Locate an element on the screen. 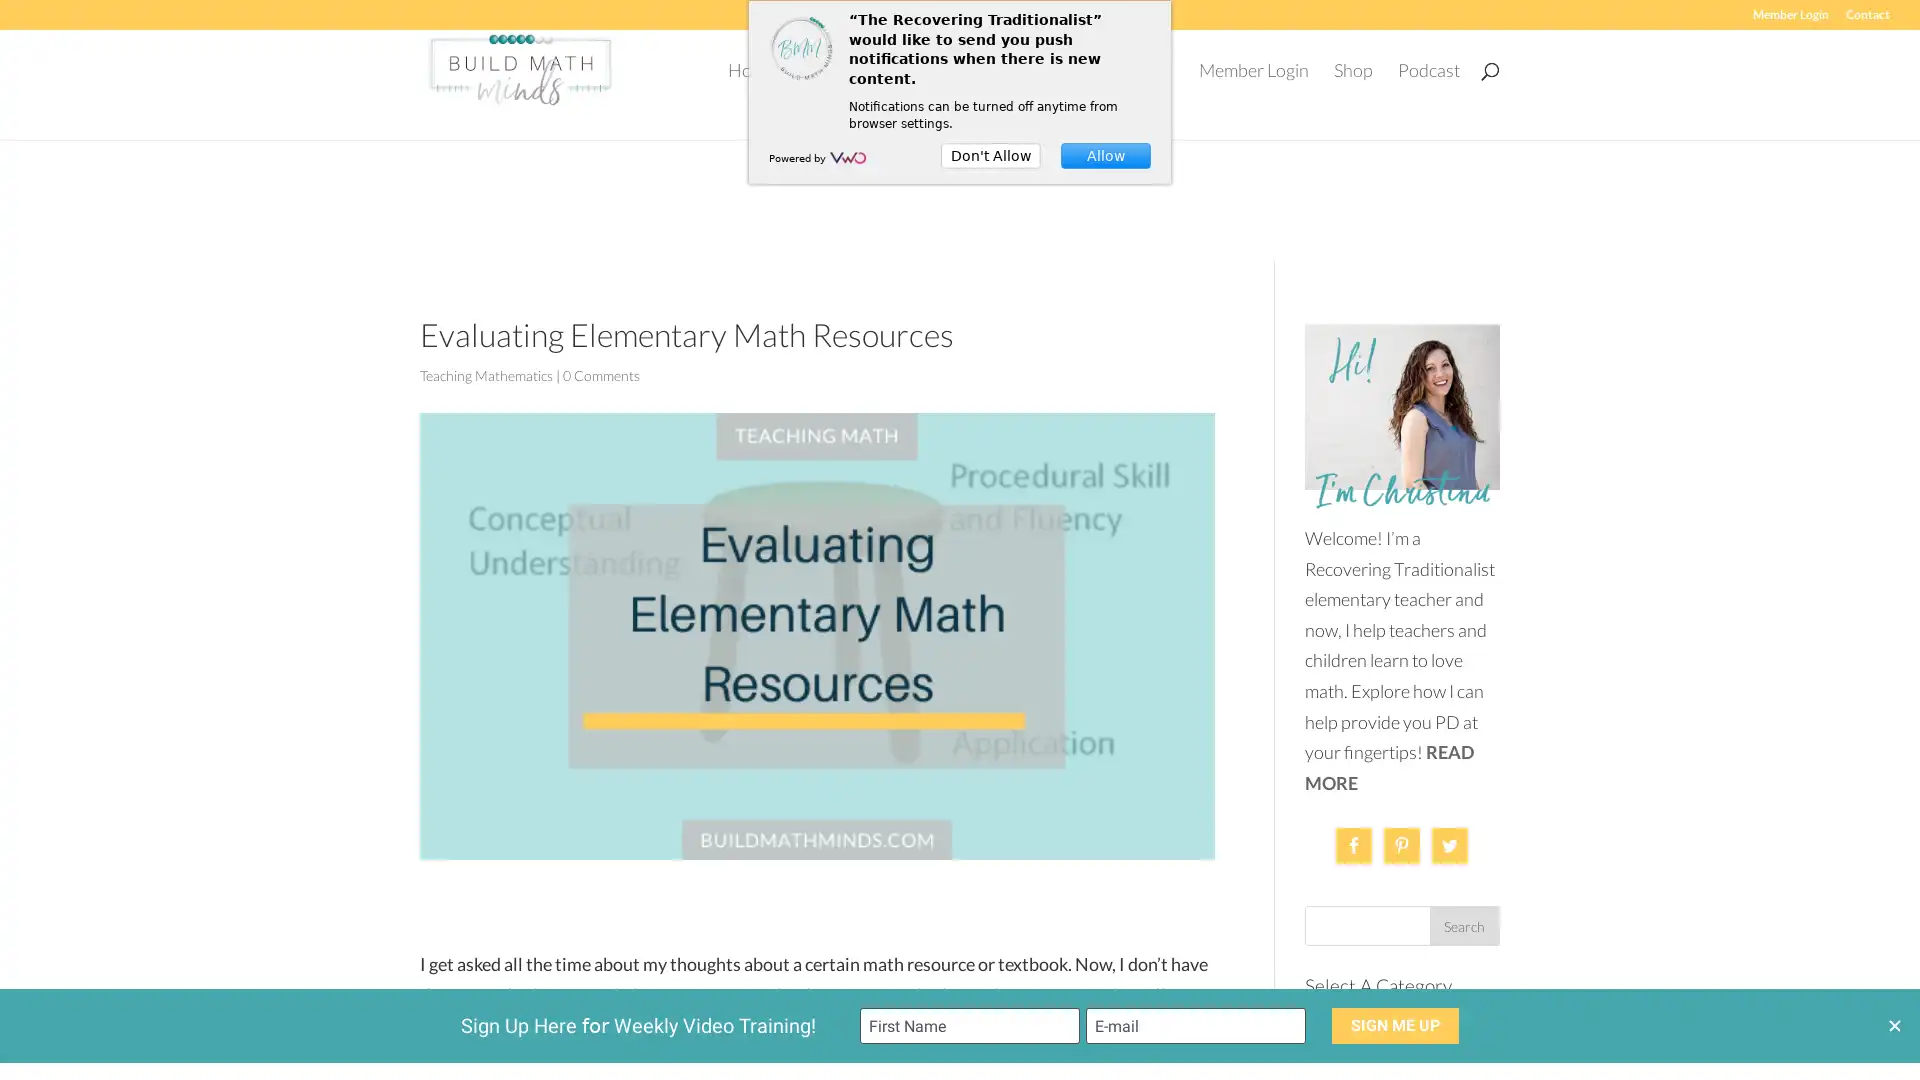 This screenshot has height=1080, width=1920. Search is located at coordinates (1464, 909).